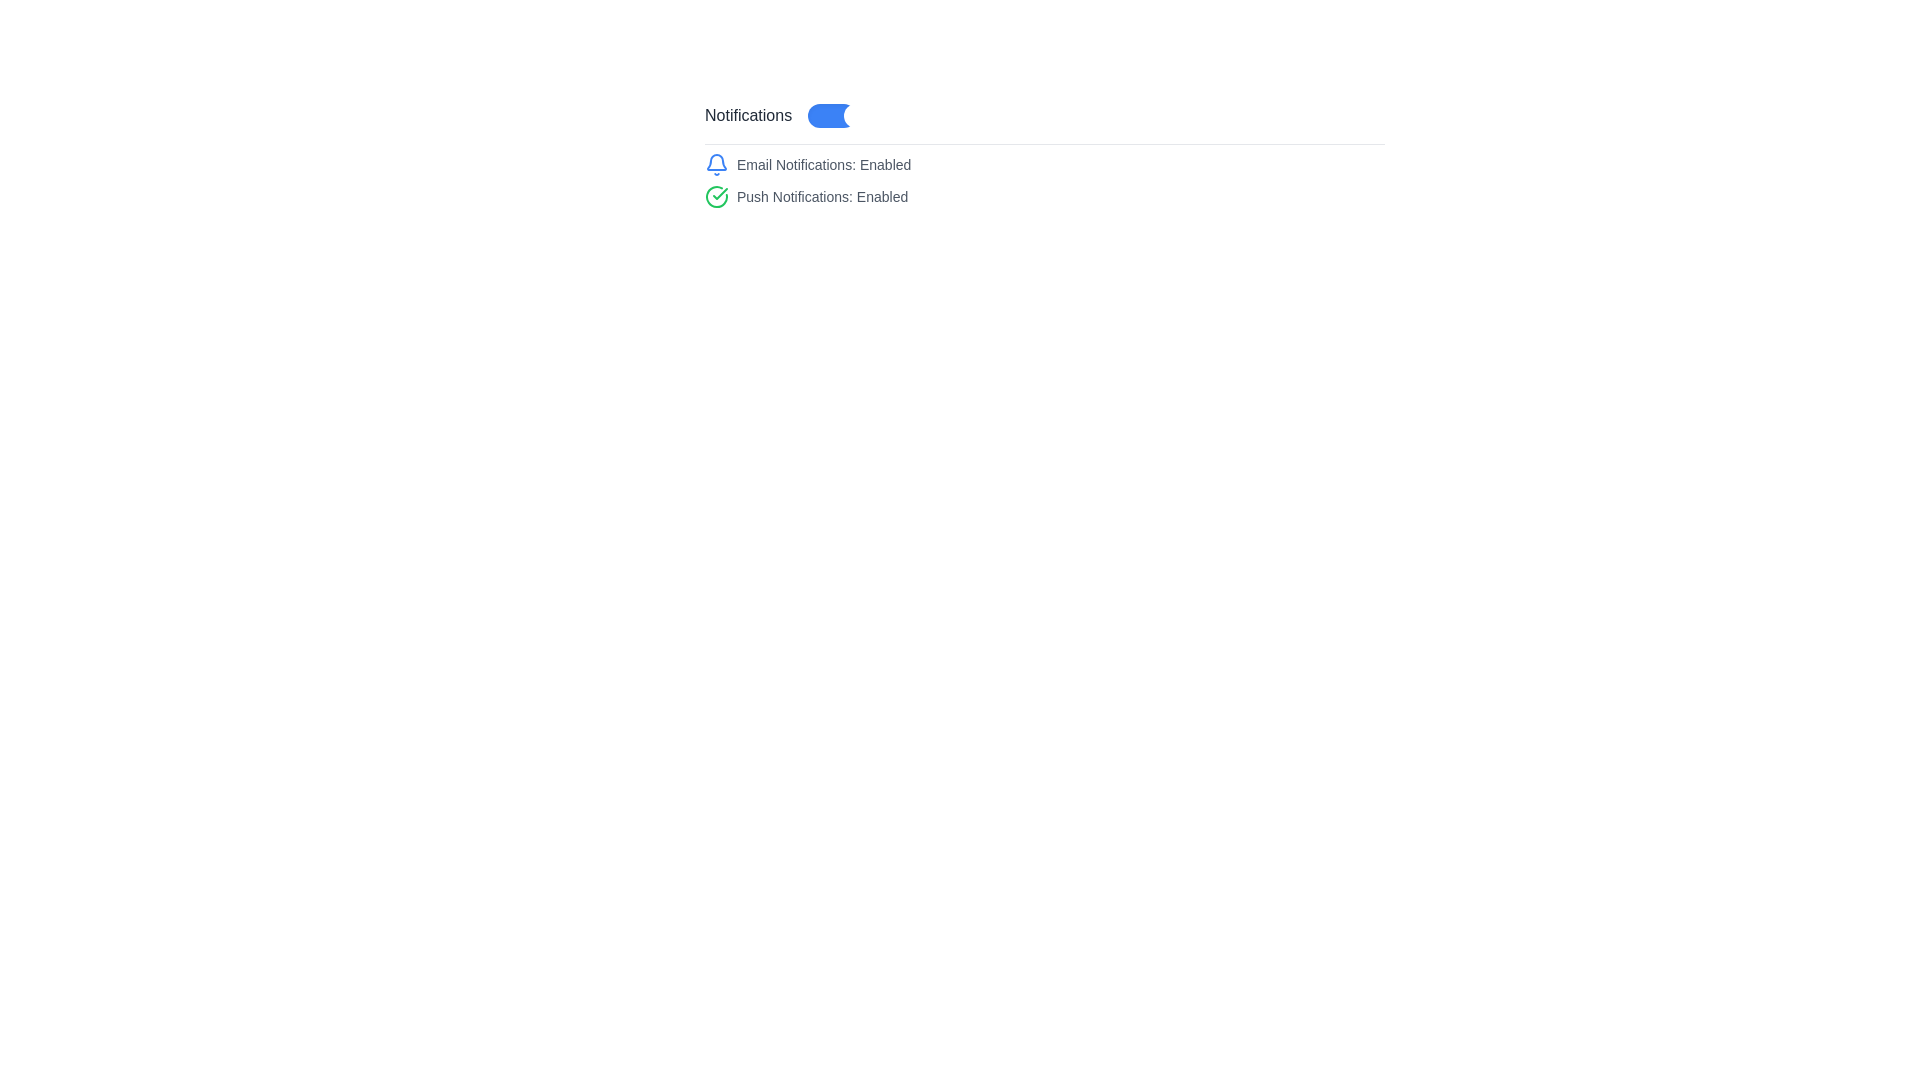 This screenshot has height=1080, width=1920. Describe the element at coordinates (824, 164) in the screenshot. I see `the text label indicating the status of email notifications, which is positioned immediately to the right of the blue bell icon and under the 'Notifications' section` at that location.